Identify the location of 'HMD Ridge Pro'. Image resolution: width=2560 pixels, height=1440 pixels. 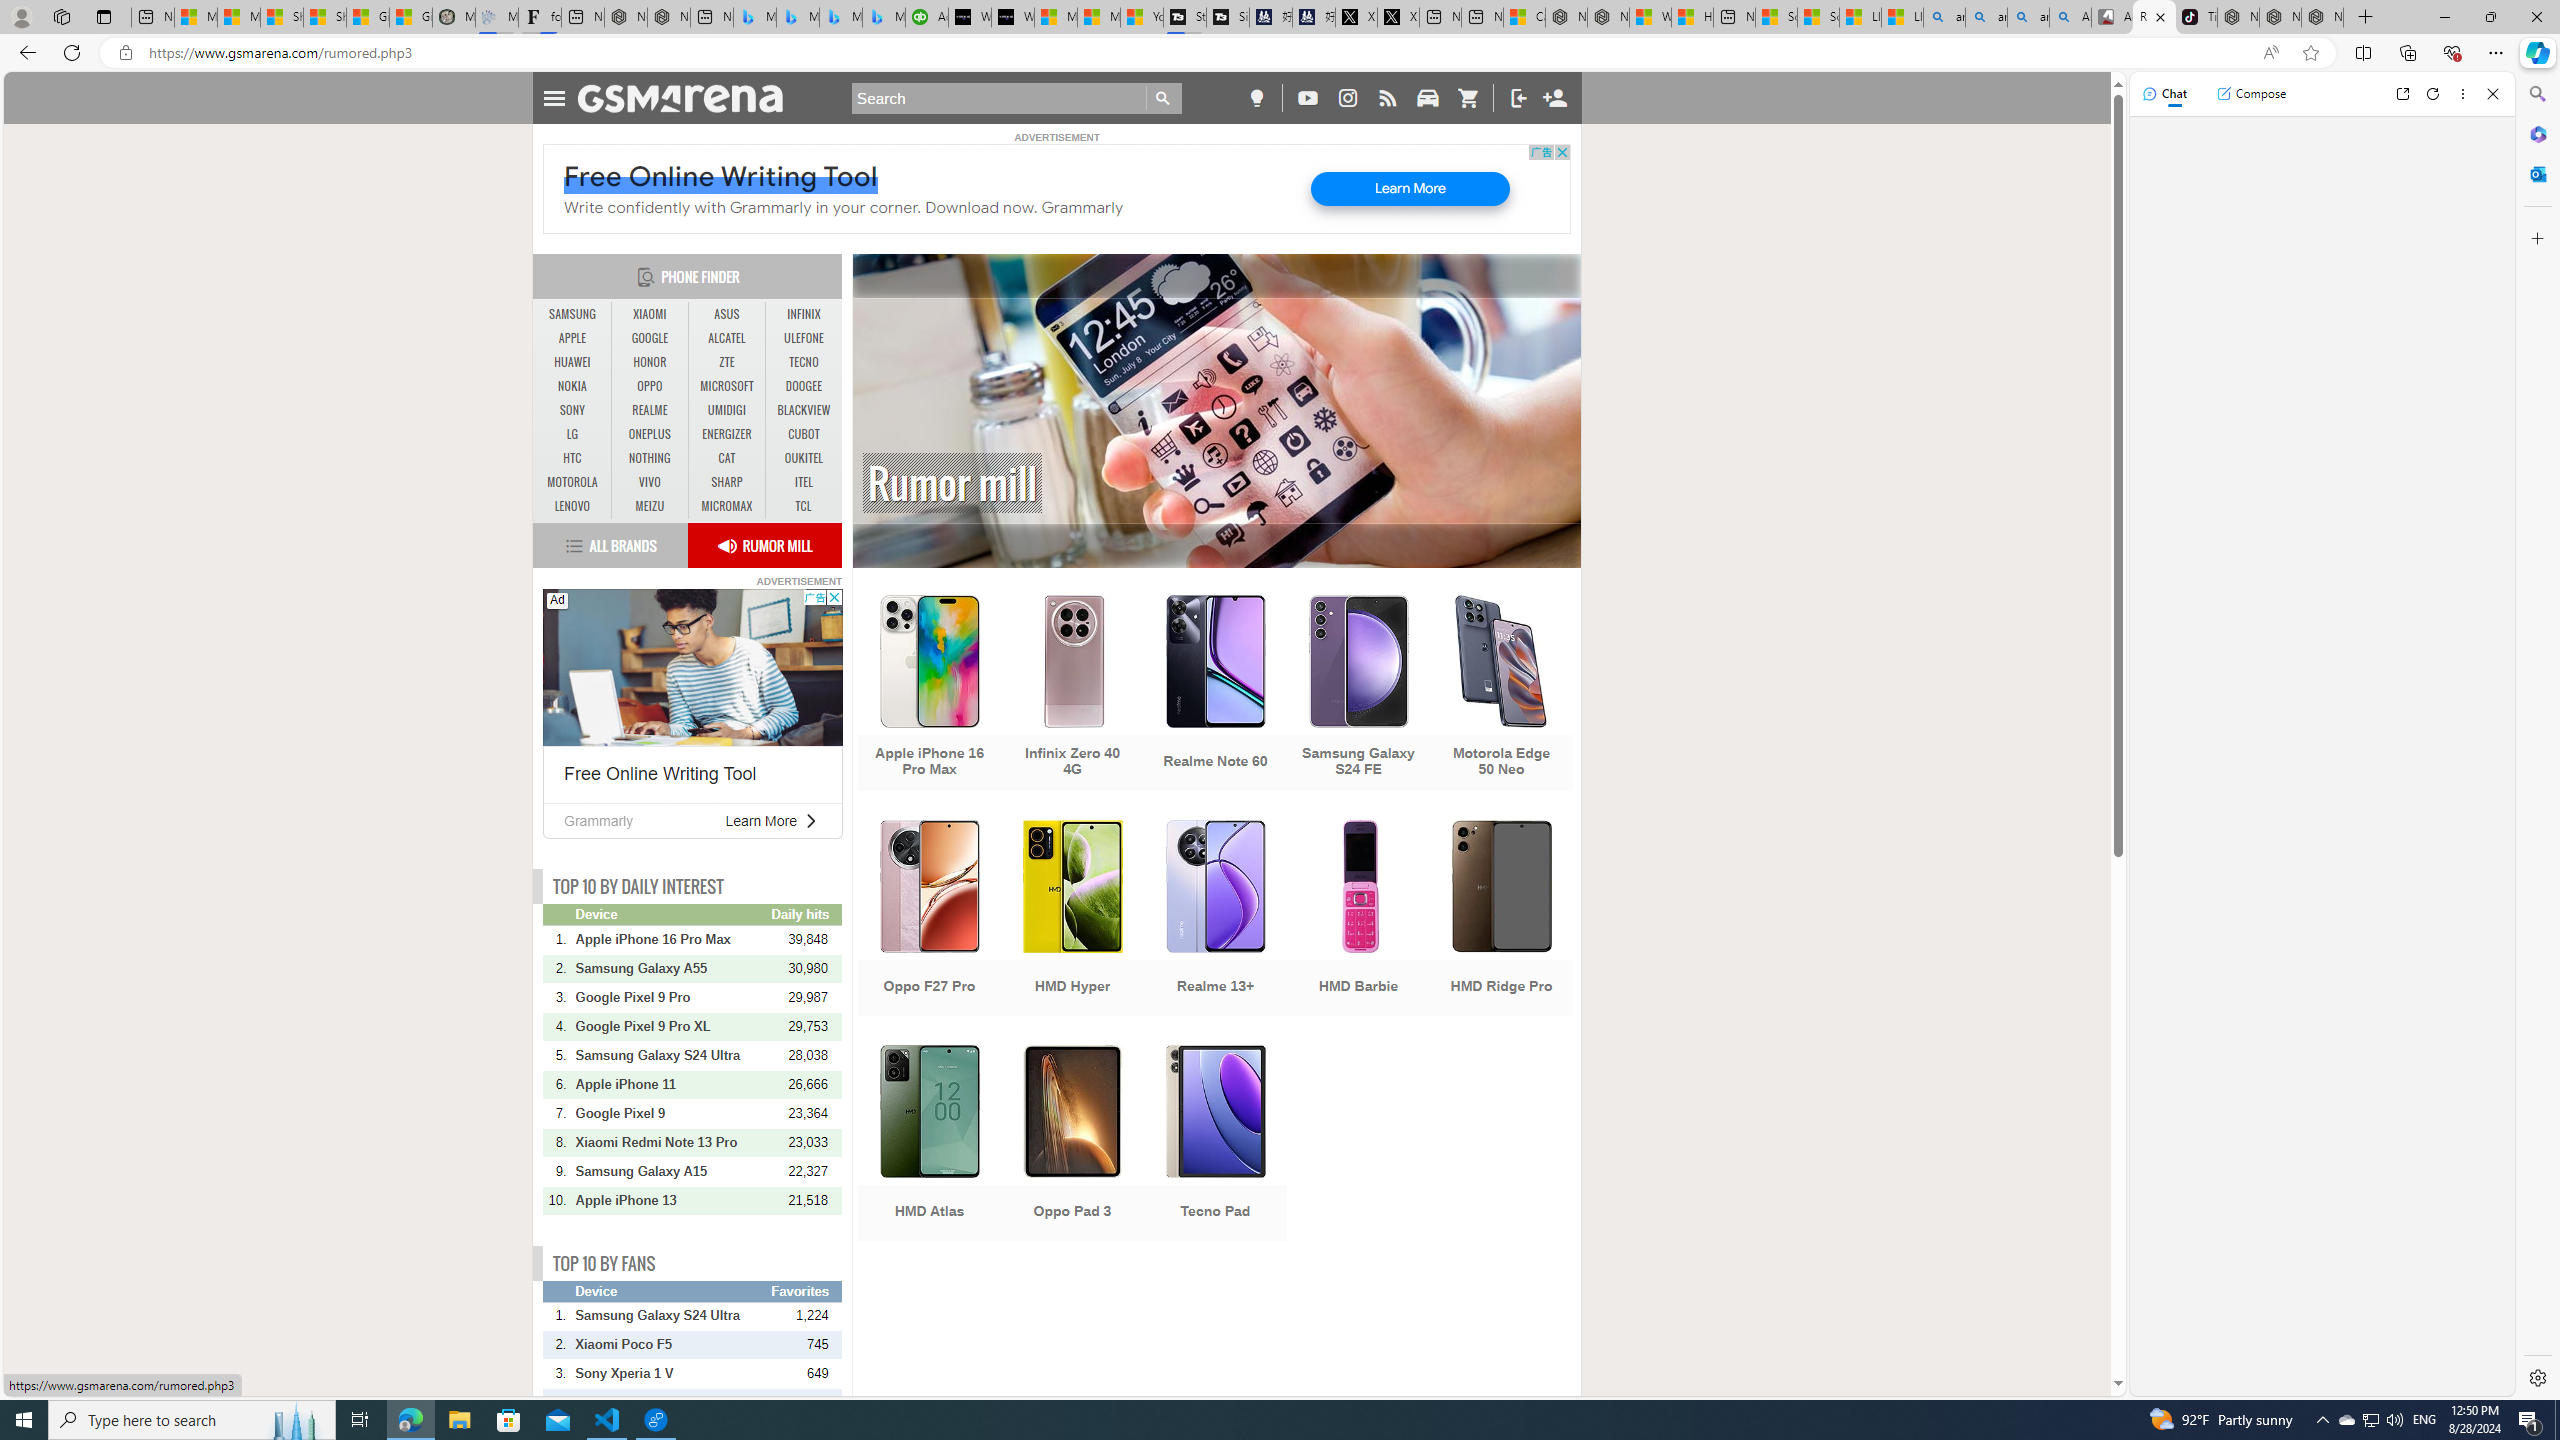
(1500, 919).